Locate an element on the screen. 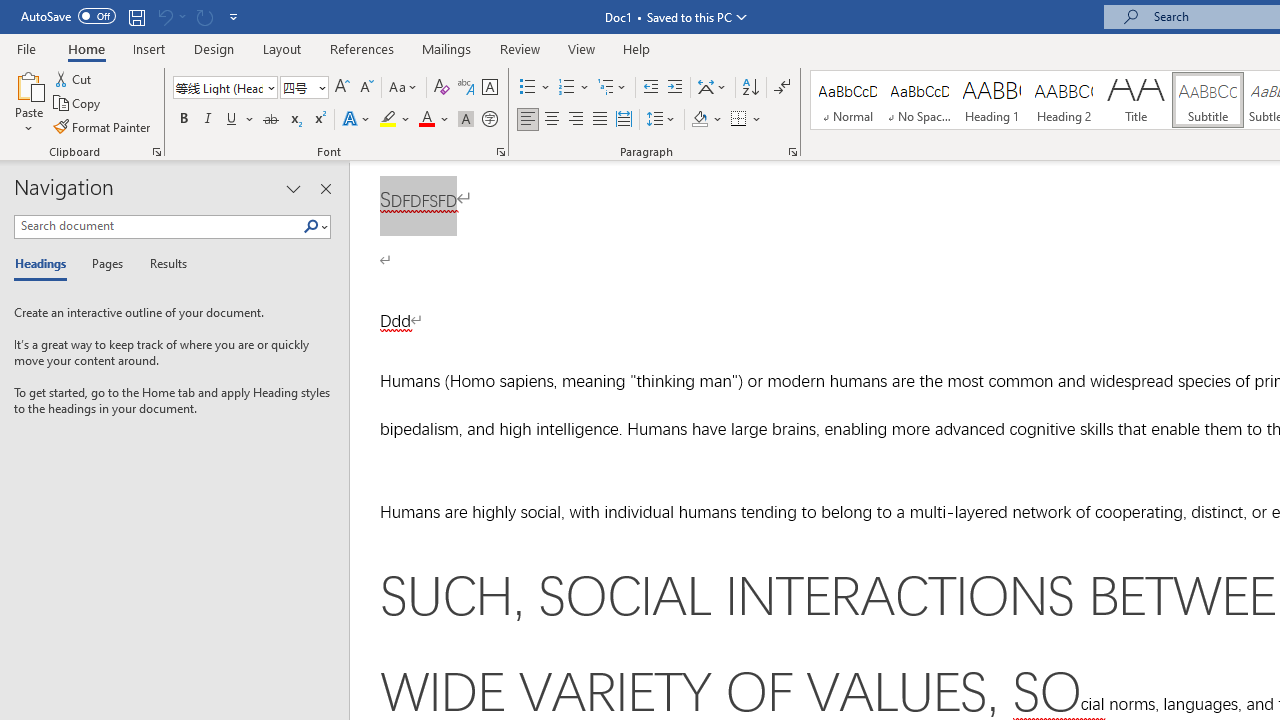 The height and width of the screenshot is (720, 1280). 'Subscript' is located at coordinates (294, 119).